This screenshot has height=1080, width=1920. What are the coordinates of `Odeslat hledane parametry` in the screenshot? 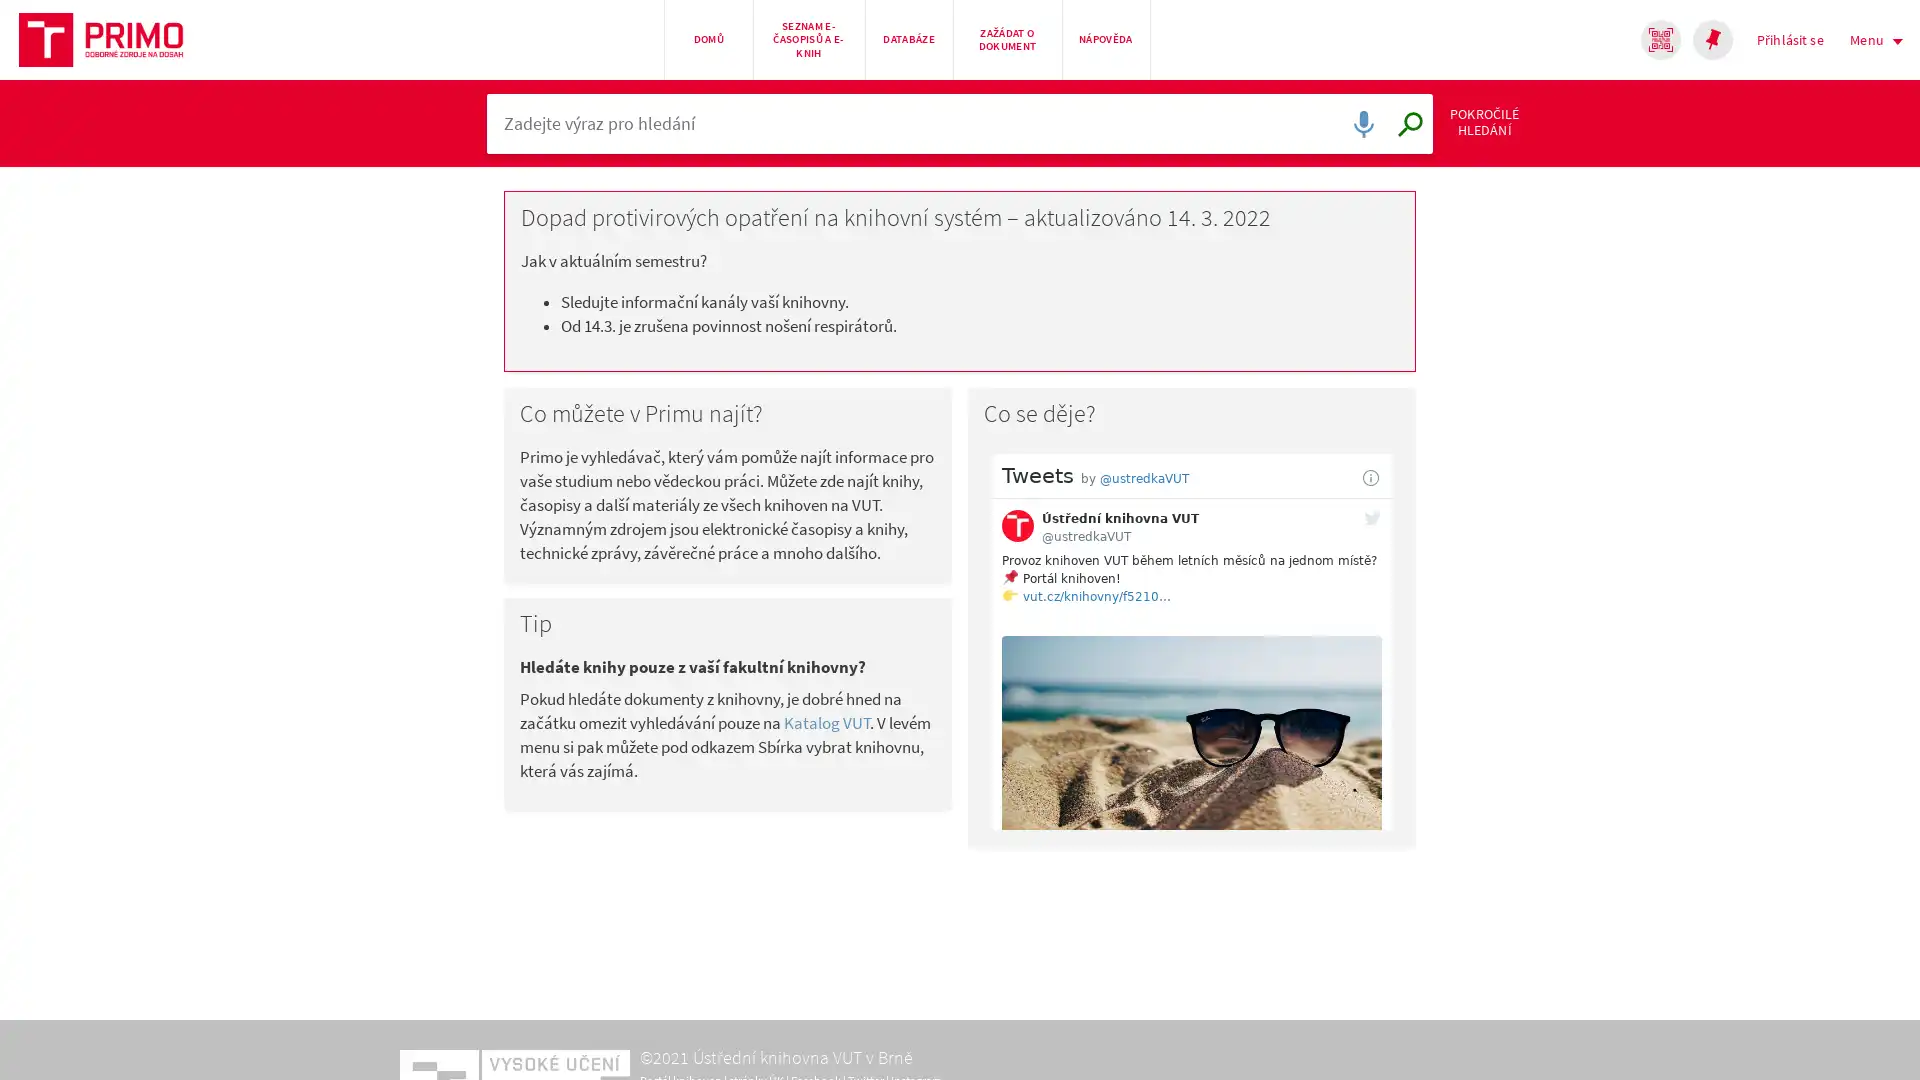 It's located at (1404, 131).